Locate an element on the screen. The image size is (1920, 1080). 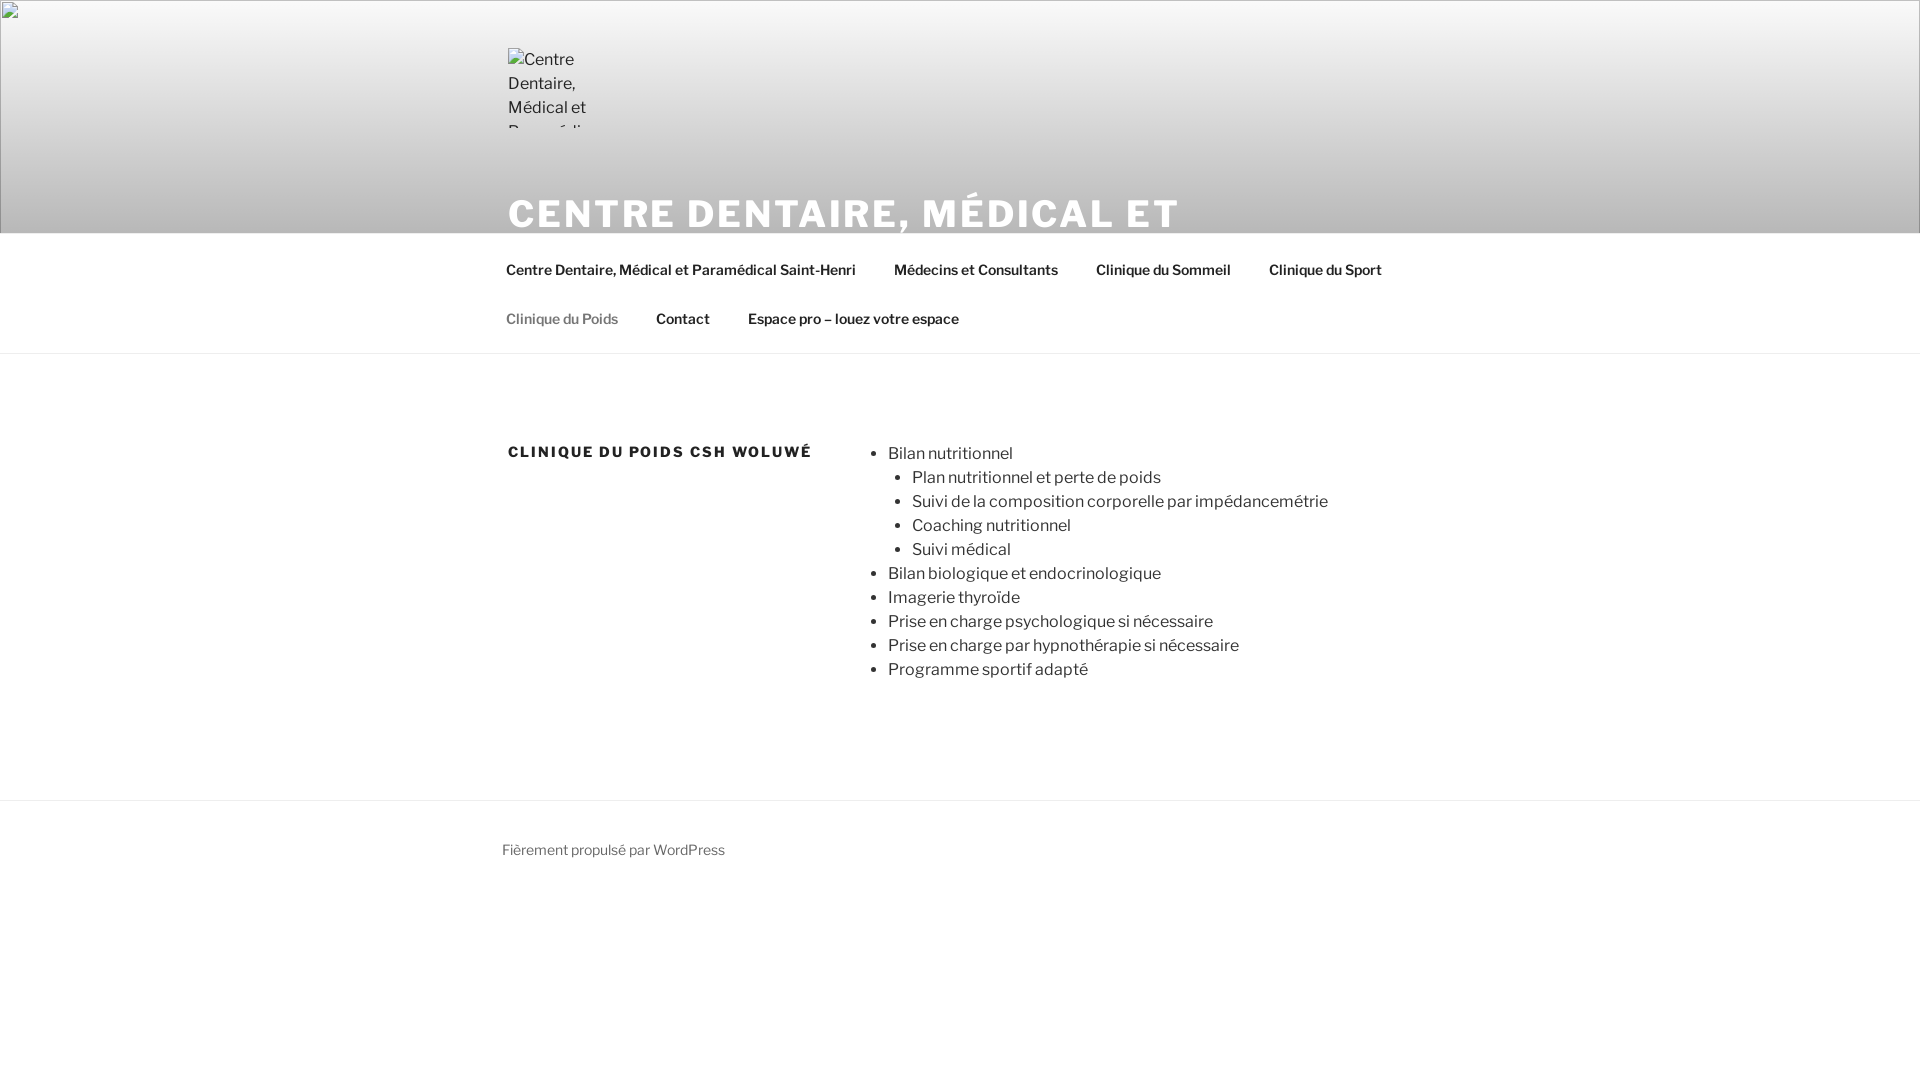
'Contact' is located at coordinates (682, 317).